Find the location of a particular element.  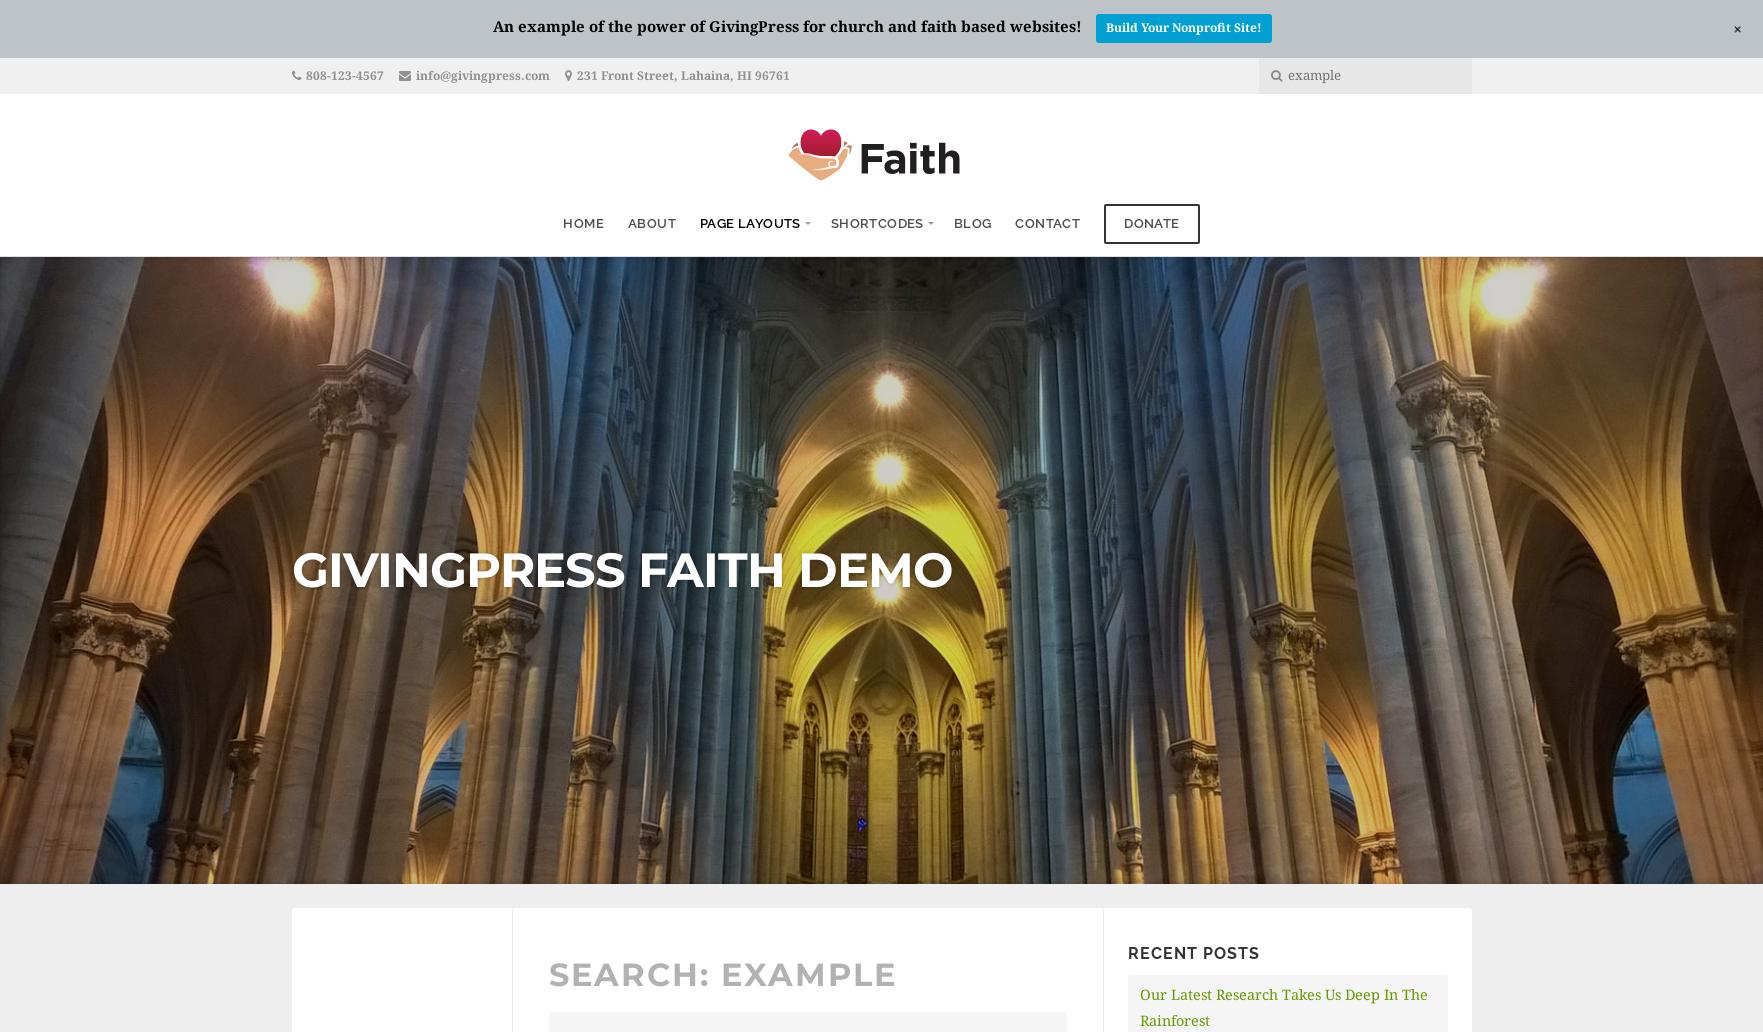

'Search: example' is located at coordinates (721, 972).